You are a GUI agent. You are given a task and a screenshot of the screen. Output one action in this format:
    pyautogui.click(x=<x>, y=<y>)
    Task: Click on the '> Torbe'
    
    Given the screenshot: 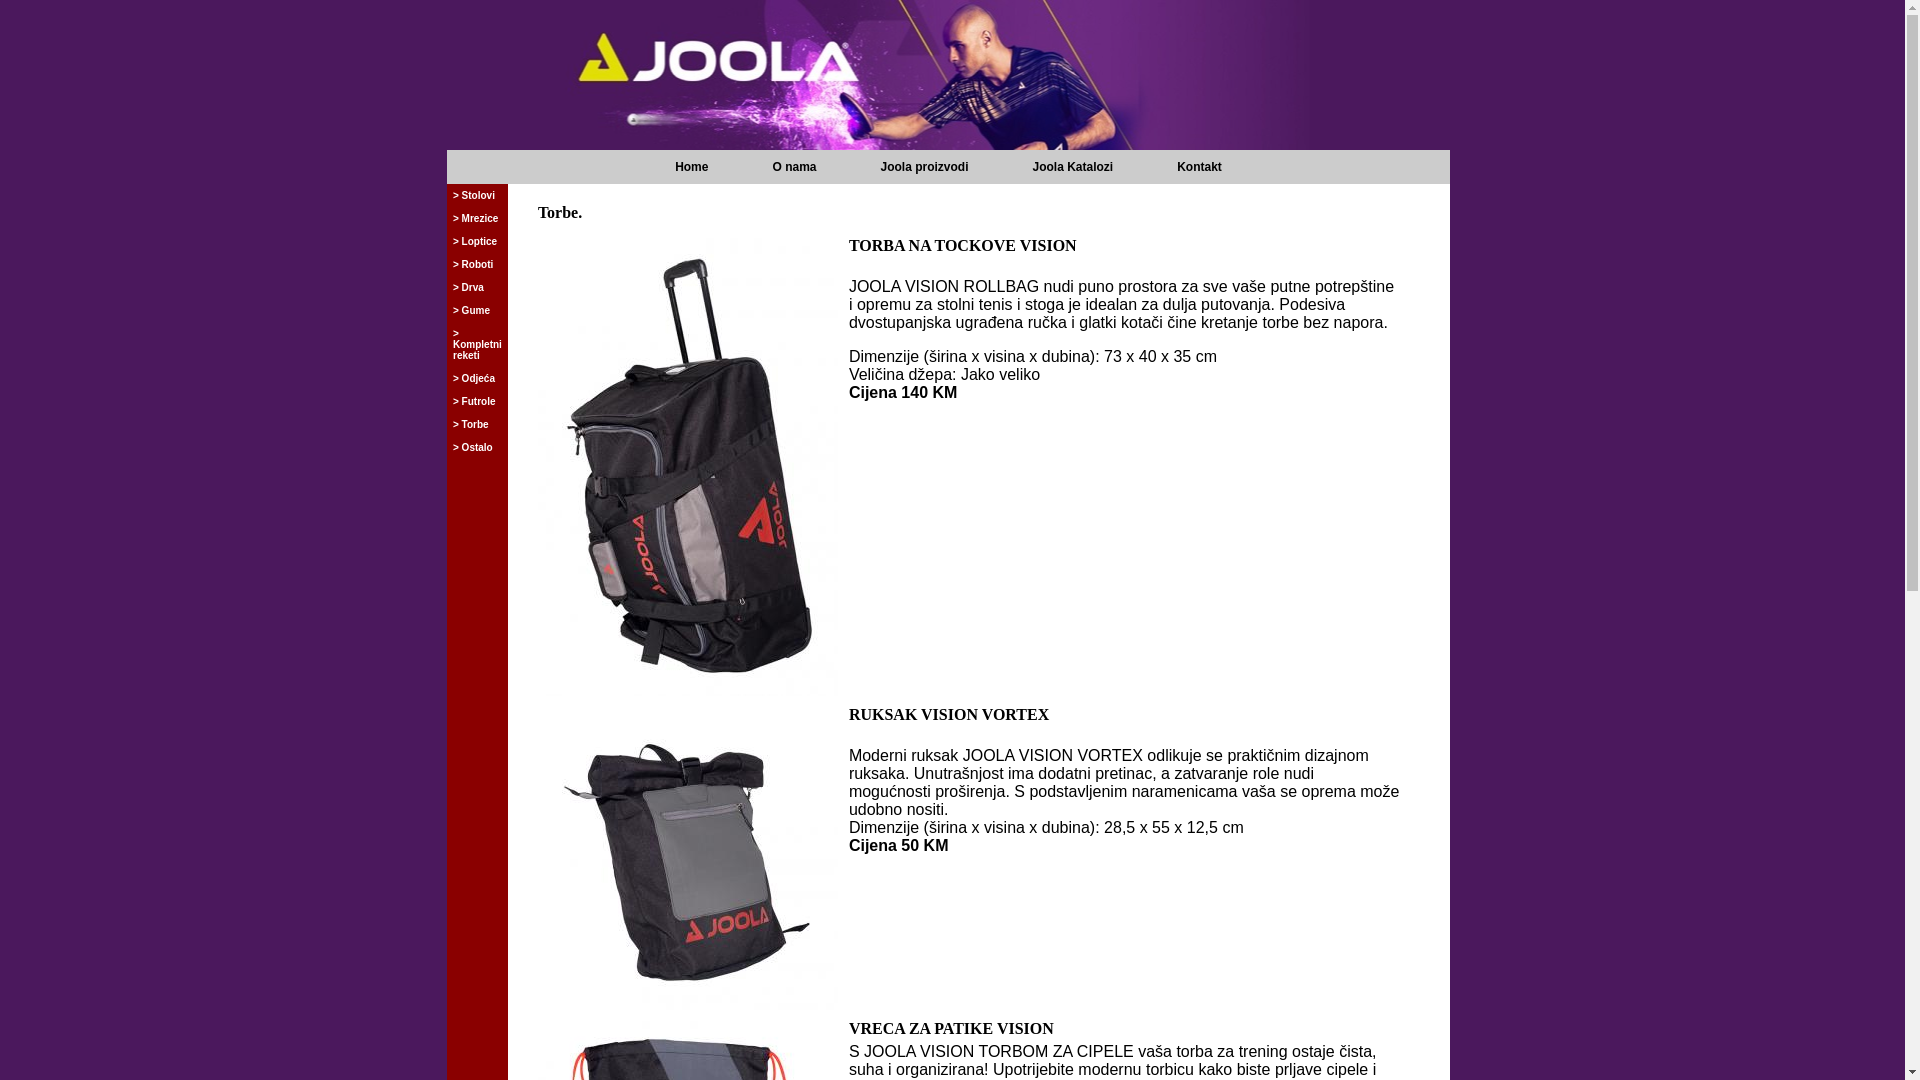 What is the action you would take?
    pyautogui.click(x=449, y=423)
    